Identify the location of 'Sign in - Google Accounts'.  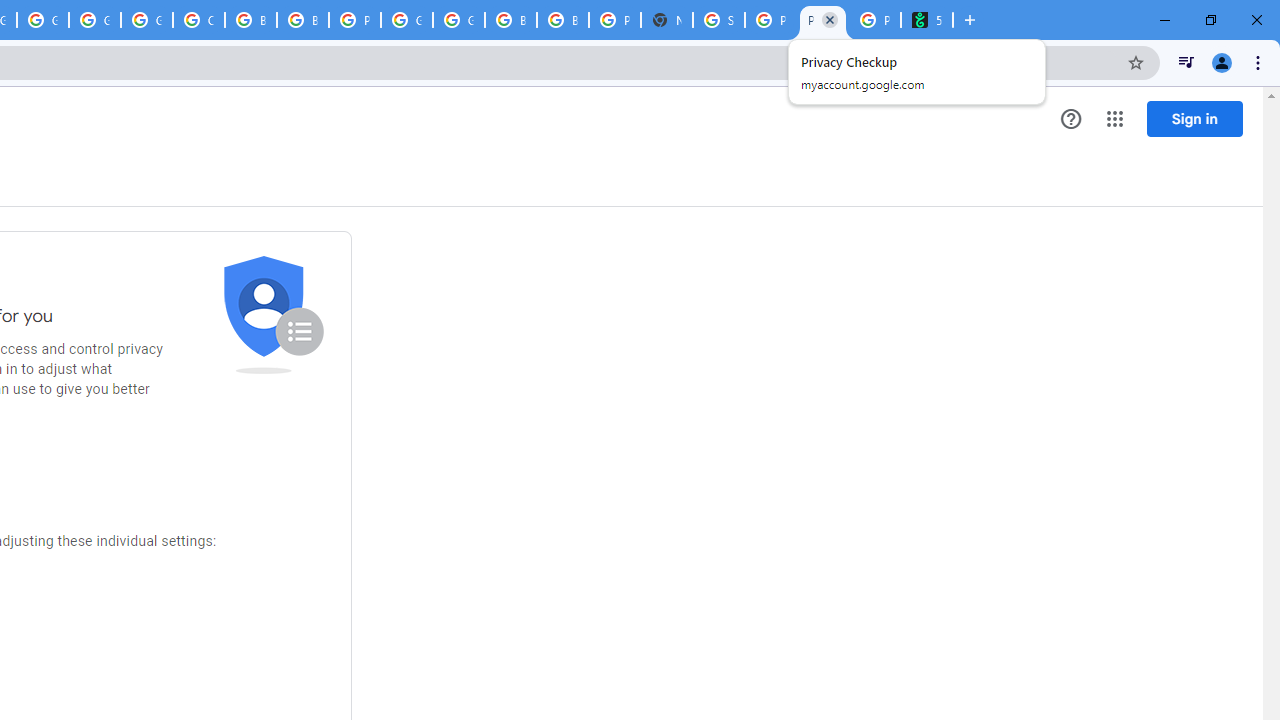
(718, 20).